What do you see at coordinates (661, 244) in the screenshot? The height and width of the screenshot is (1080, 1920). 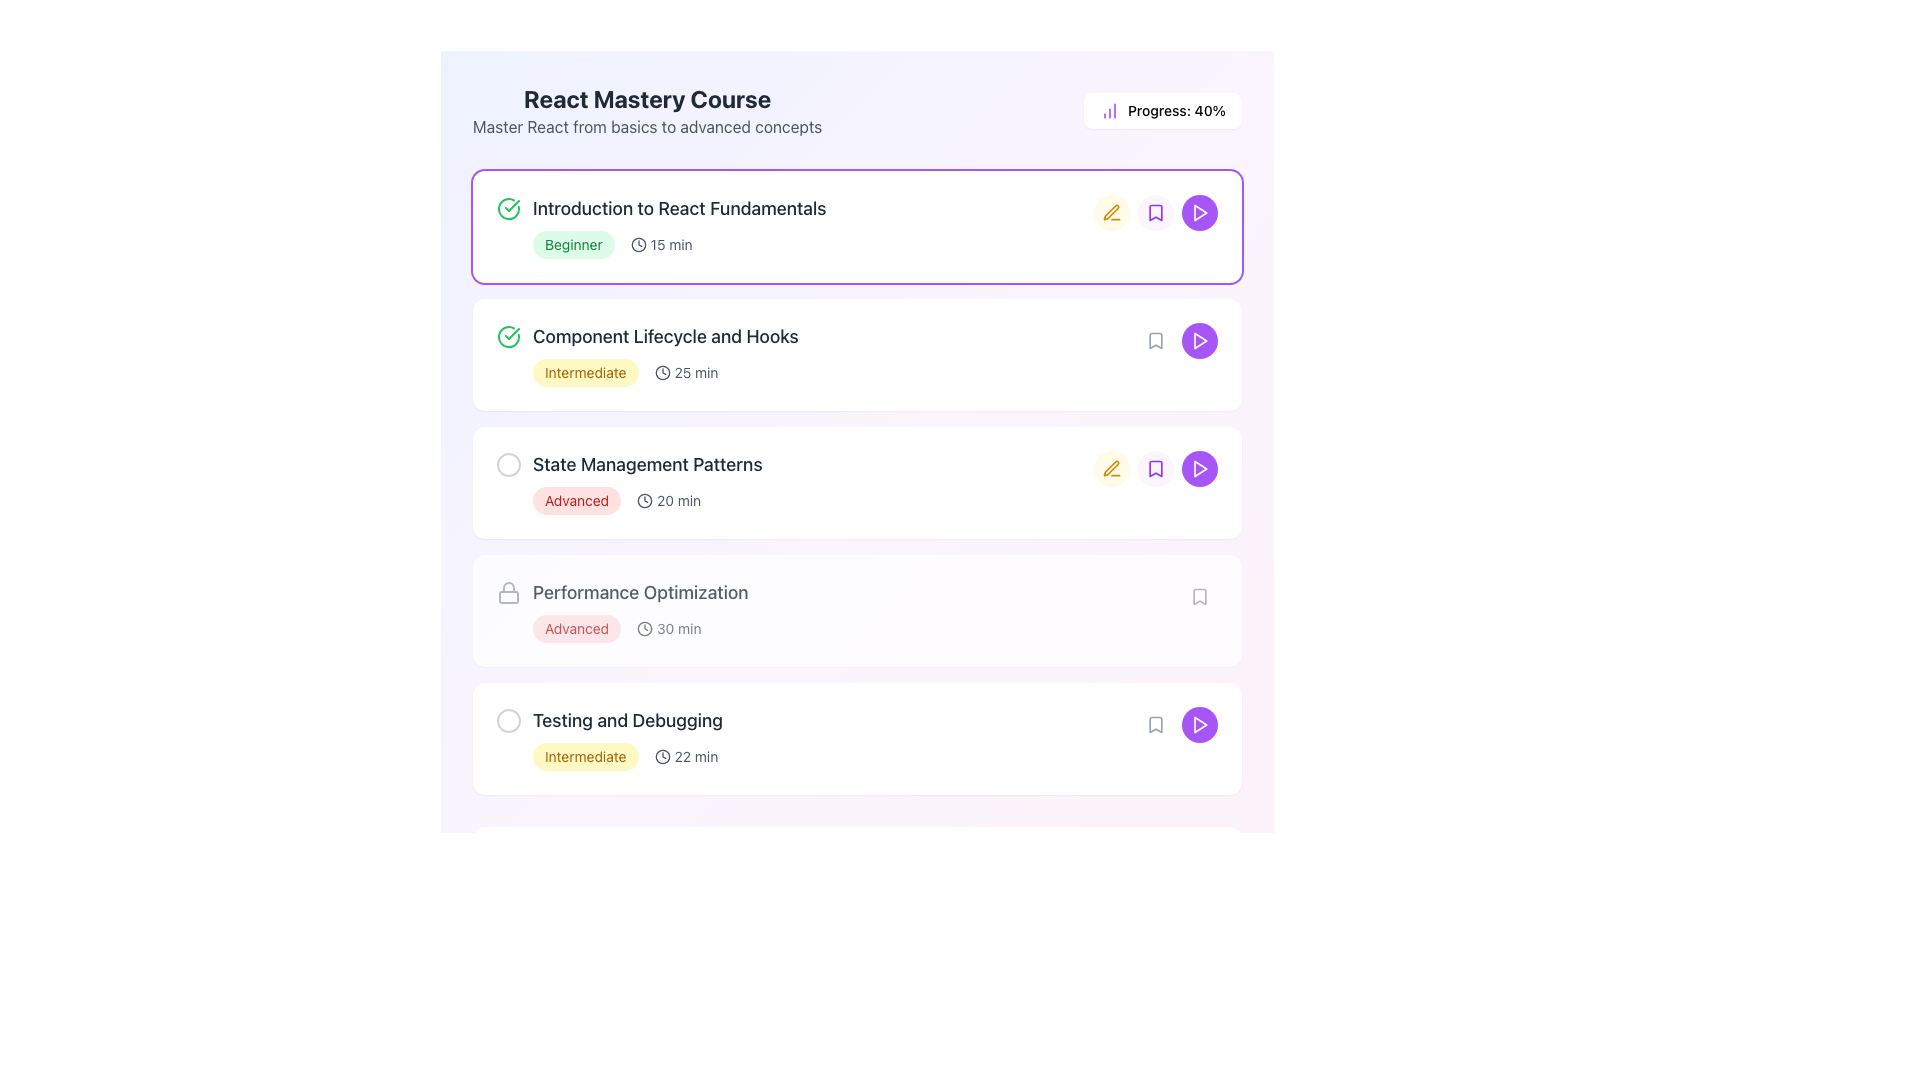 I see `the text '15 min' adjacent to the clock icon within the highlighted card labeled 'Introduction to React Fundamentals'` at bounding box center [661, 244].